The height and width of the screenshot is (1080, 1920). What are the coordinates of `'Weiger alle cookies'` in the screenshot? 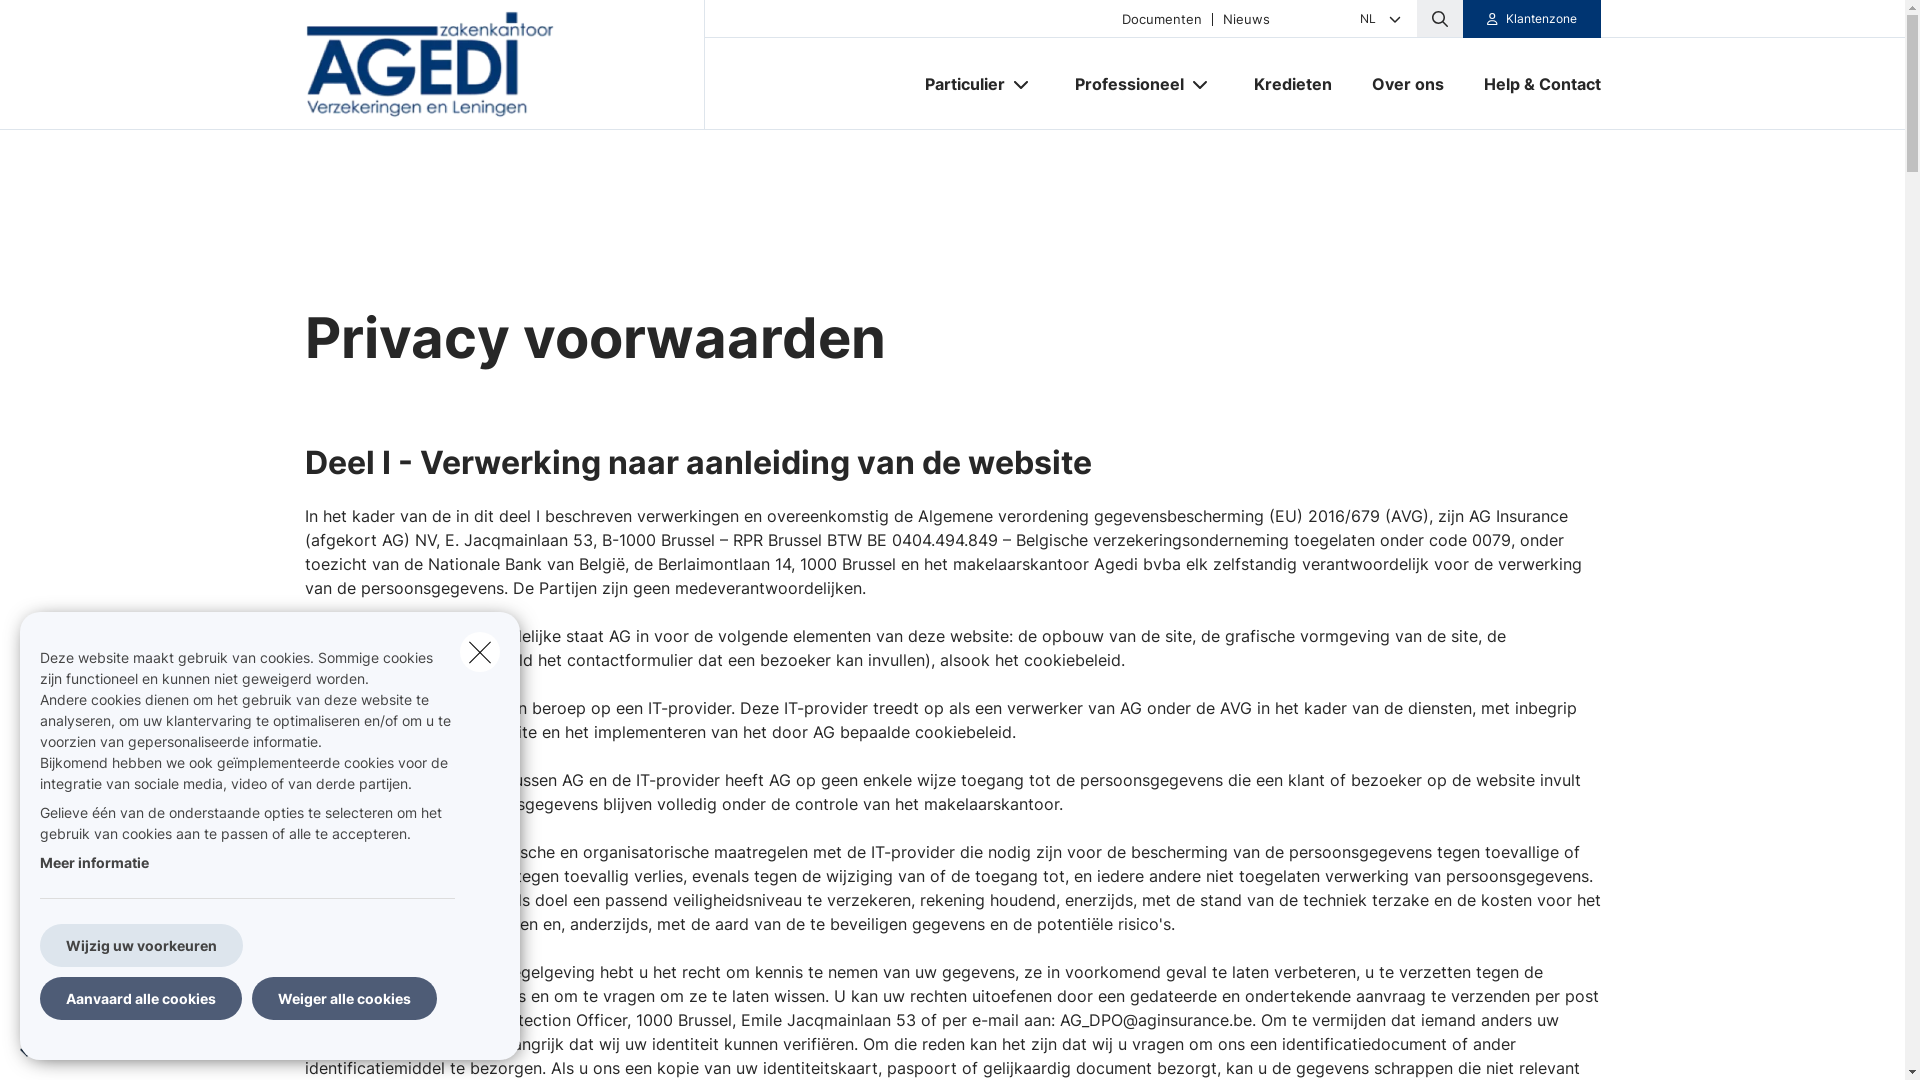 It's located at (344, 998).